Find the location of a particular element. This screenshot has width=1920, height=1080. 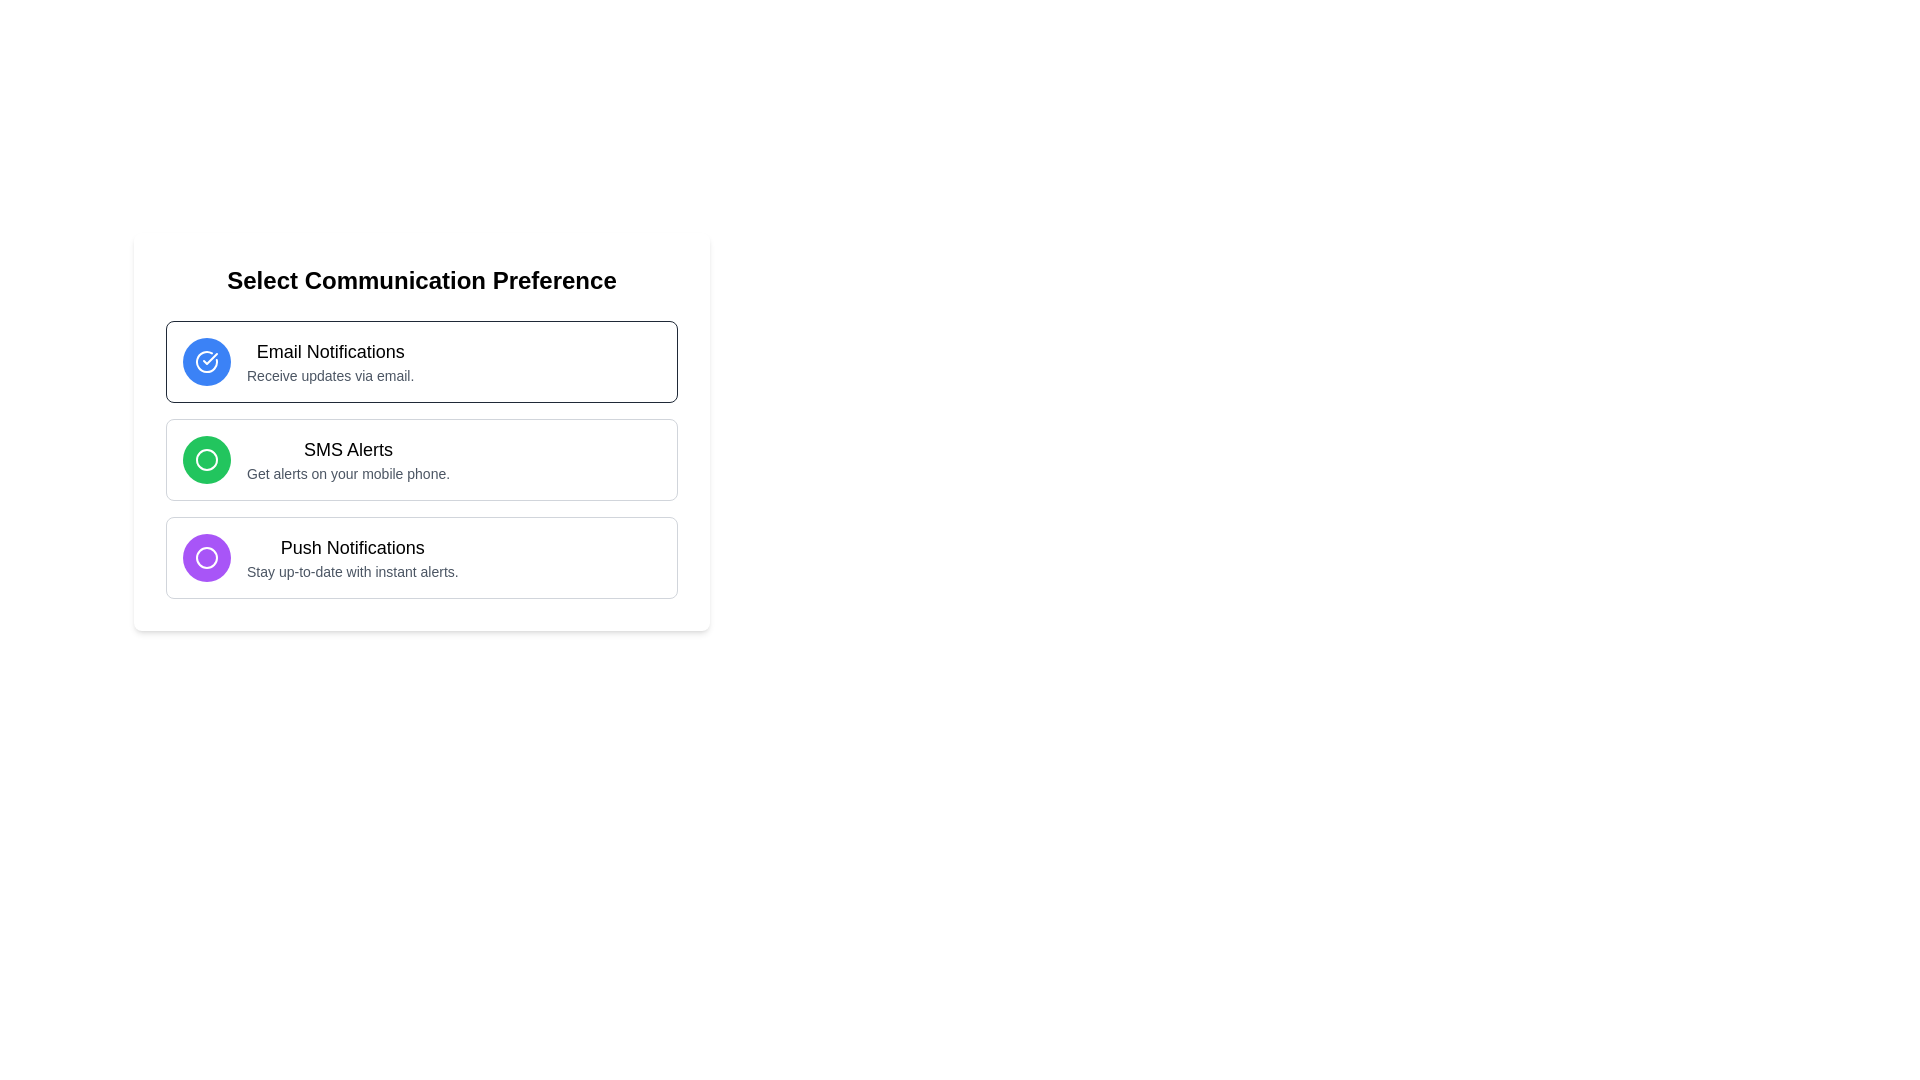

the icon indicating the selected state for the 'Email Notifications' option, which is located to the left of the option's main text in the communication preferences list is located at coordinates (210, 357).